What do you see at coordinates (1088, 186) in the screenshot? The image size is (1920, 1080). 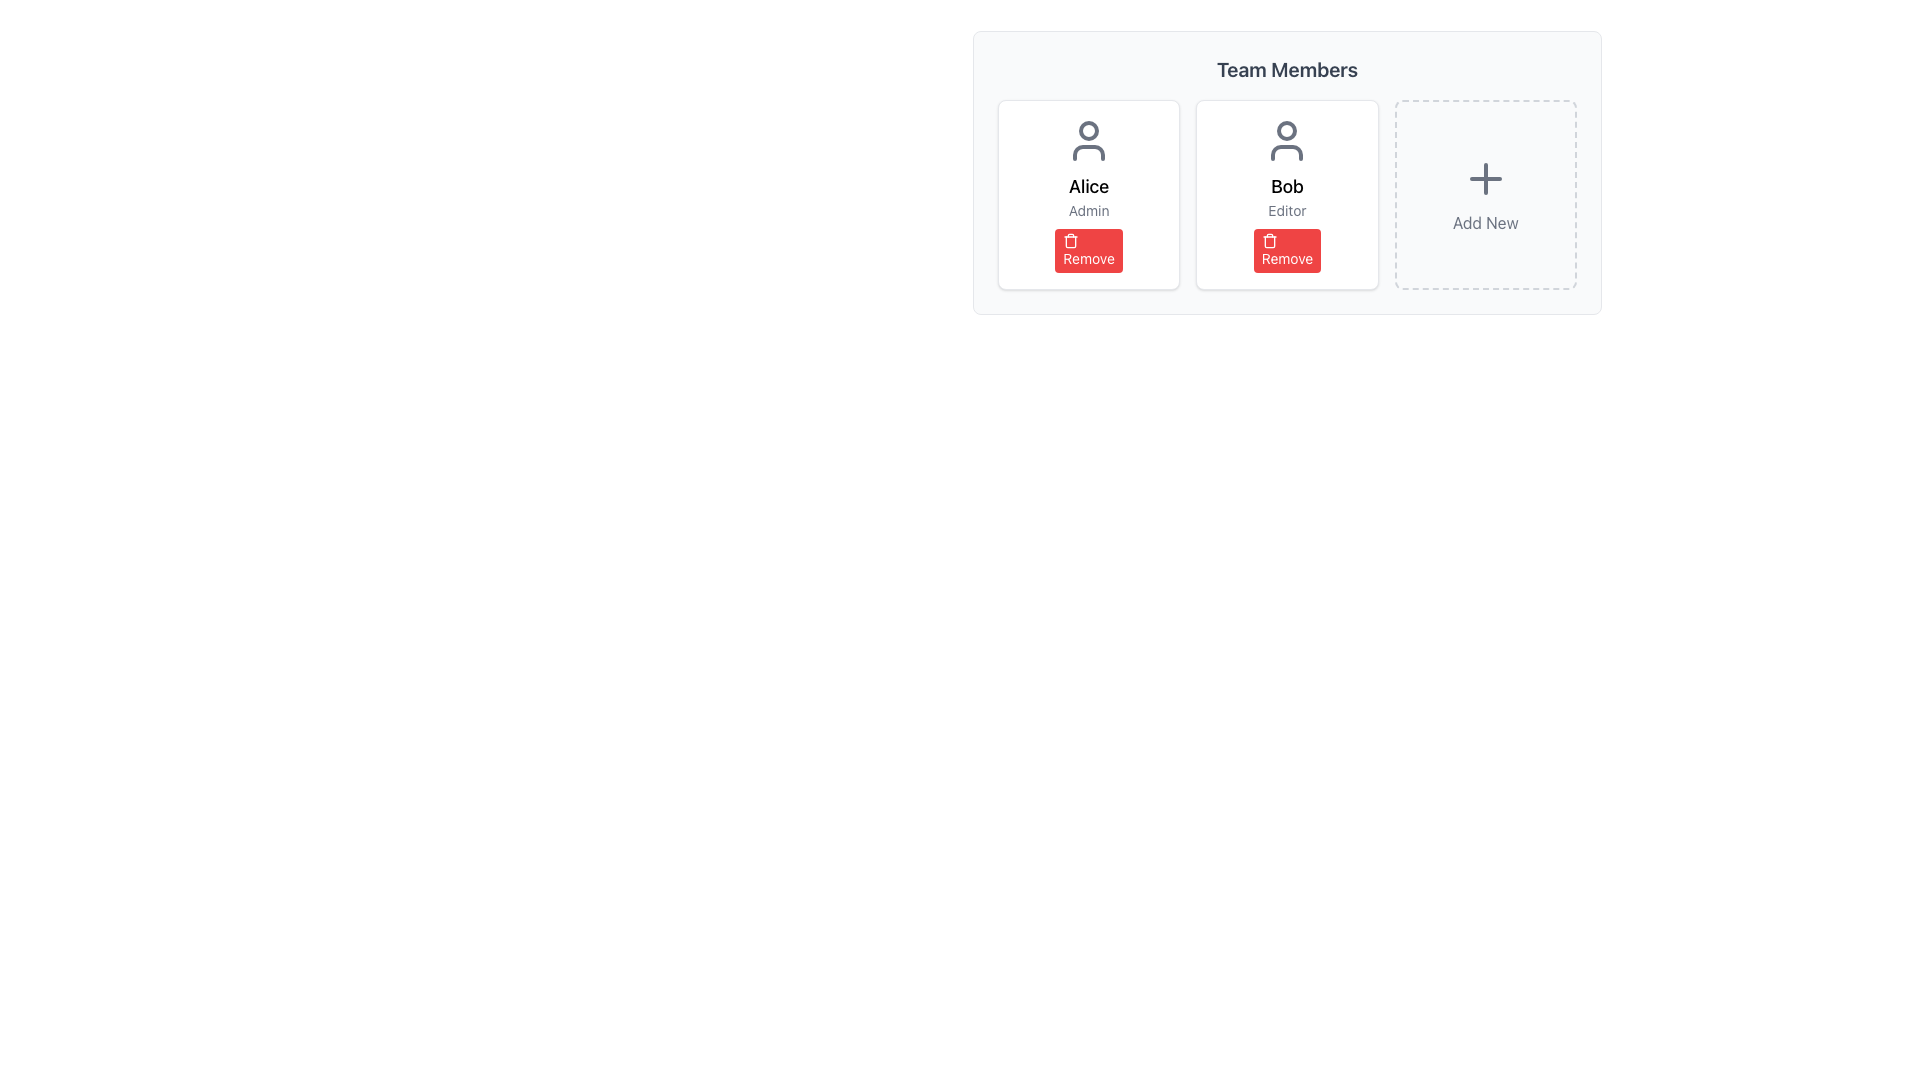 I see `text displayed in the user name label within the Team Members card, which is centrally located above the role description and below the user icon` at bounding box center [1088, 186].